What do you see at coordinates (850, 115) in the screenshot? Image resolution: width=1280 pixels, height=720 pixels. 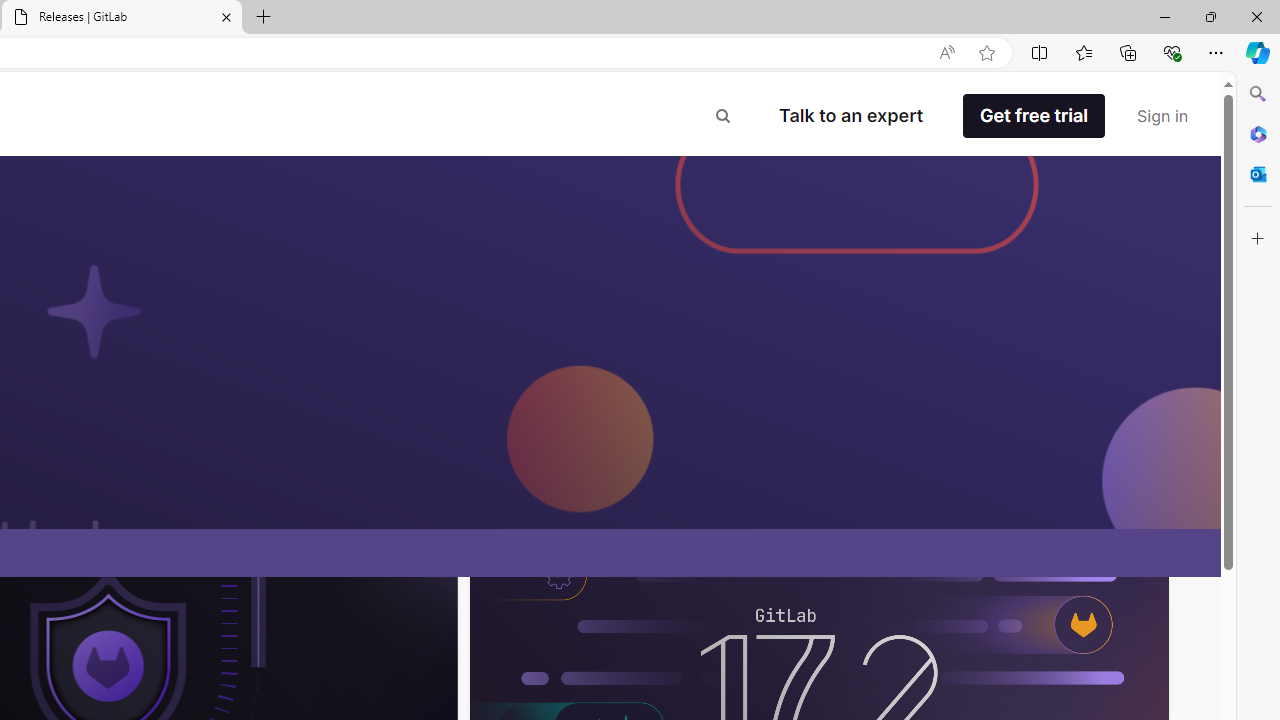 I see `'Talk to an expert'` at bounding box center [850, 115].